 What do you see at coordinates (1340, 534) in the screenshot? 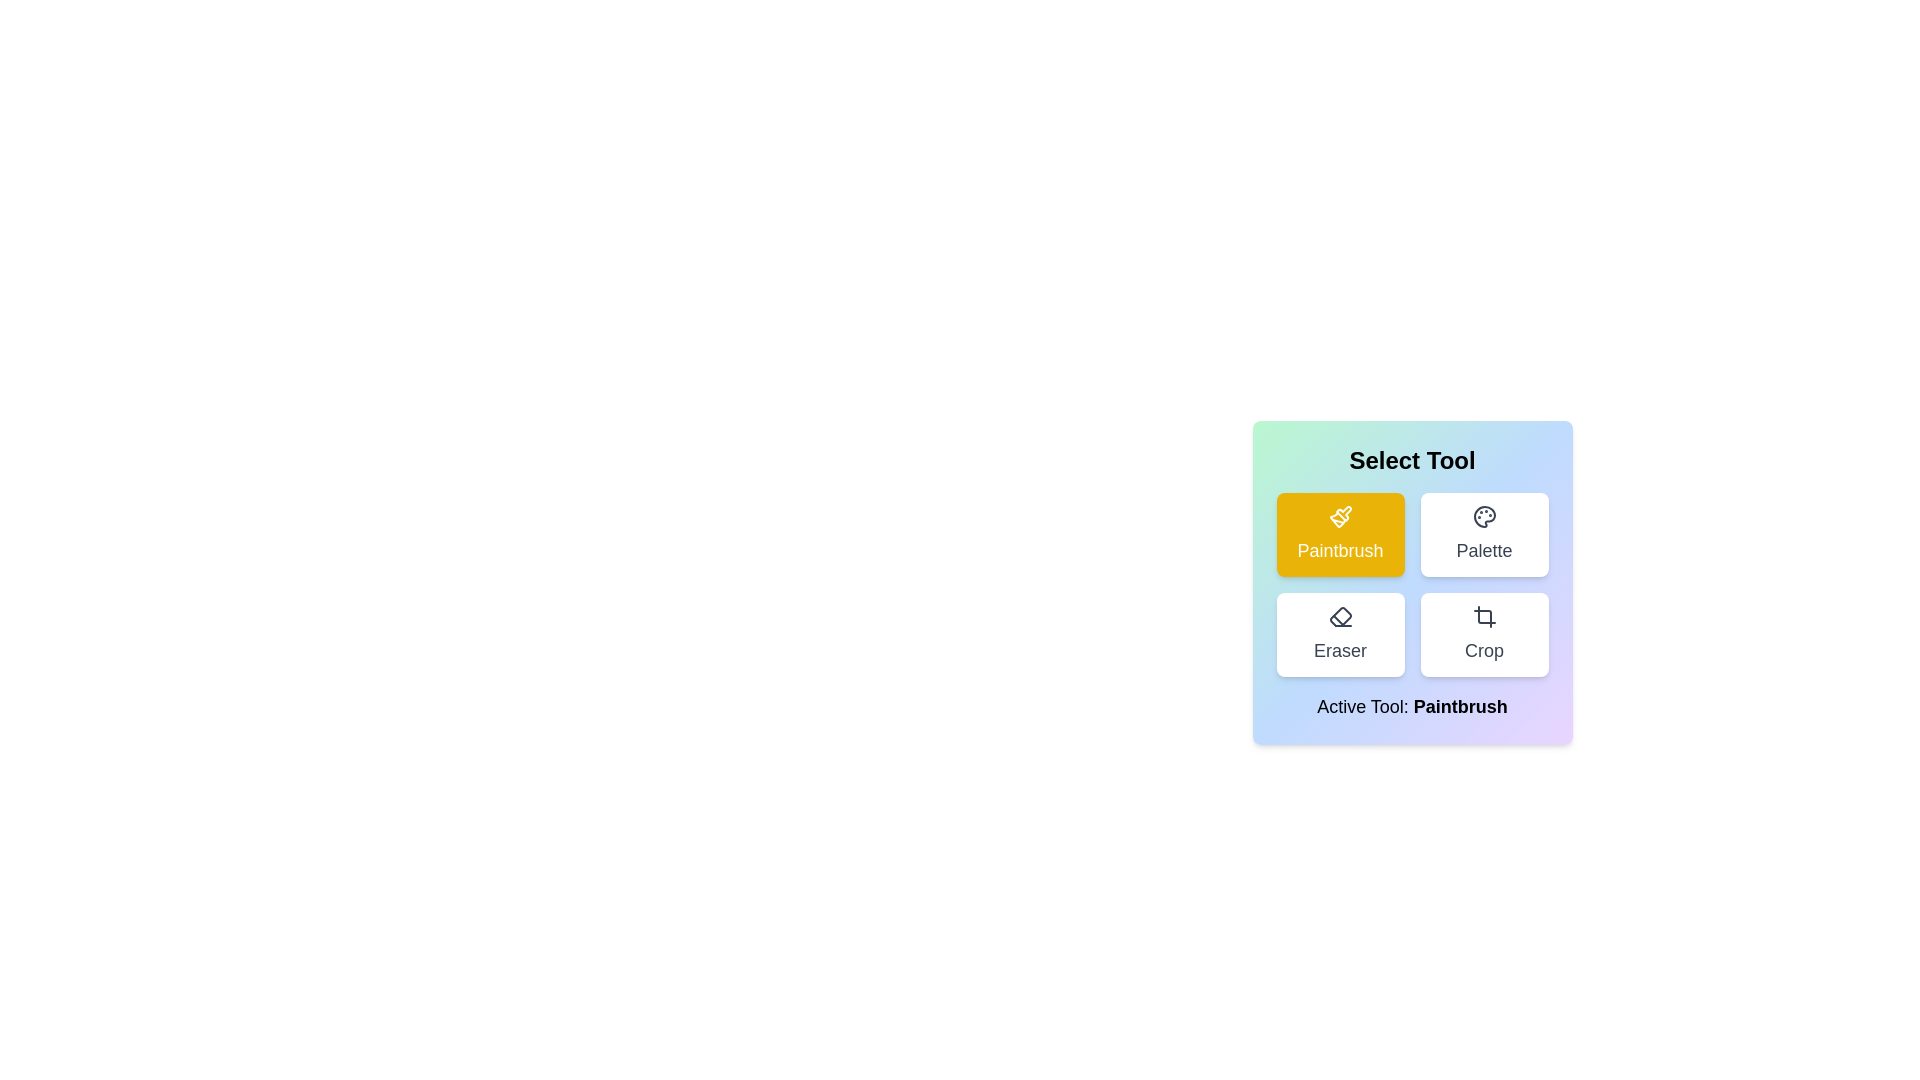
I see `the Paintbrush button to observe its hover effect` at bounding box center [1340, 534].